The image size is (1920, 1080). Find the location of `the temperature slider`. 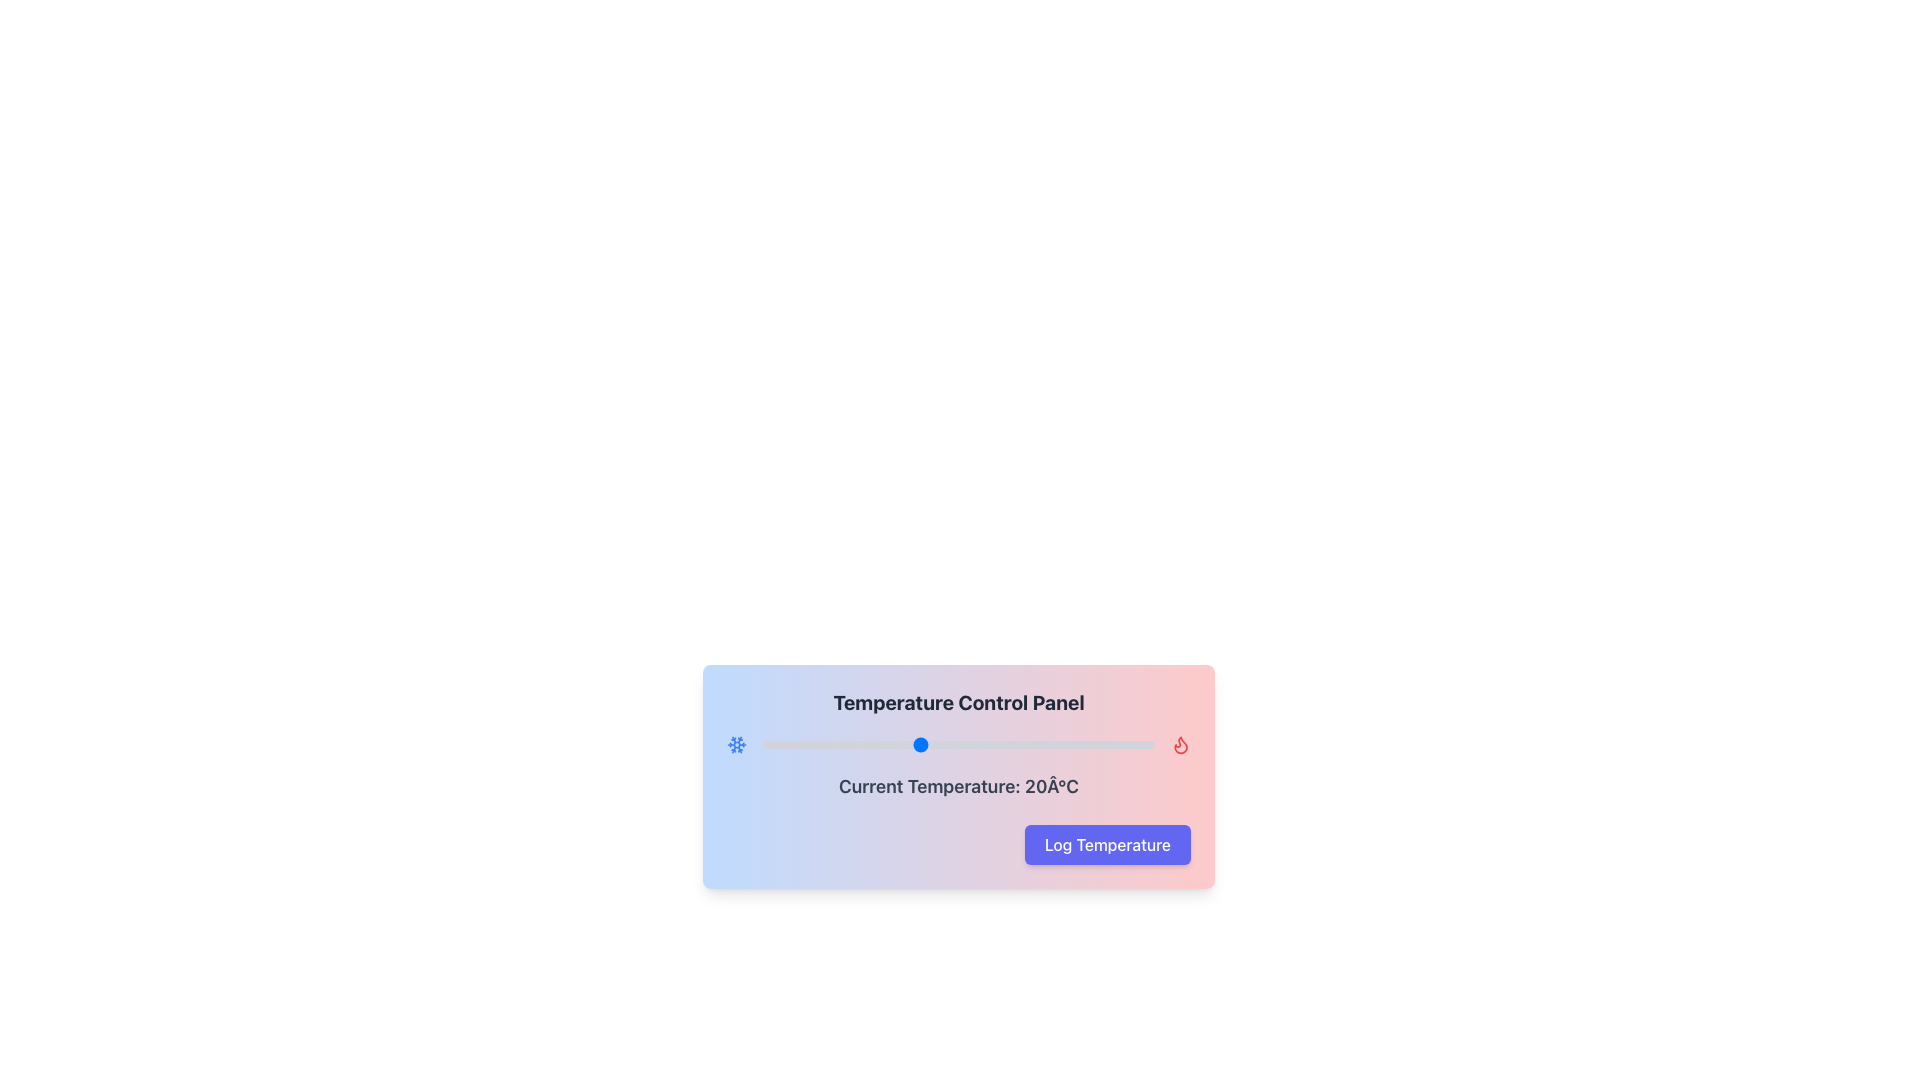

the temperature slider is located at coordinates (802, 744).